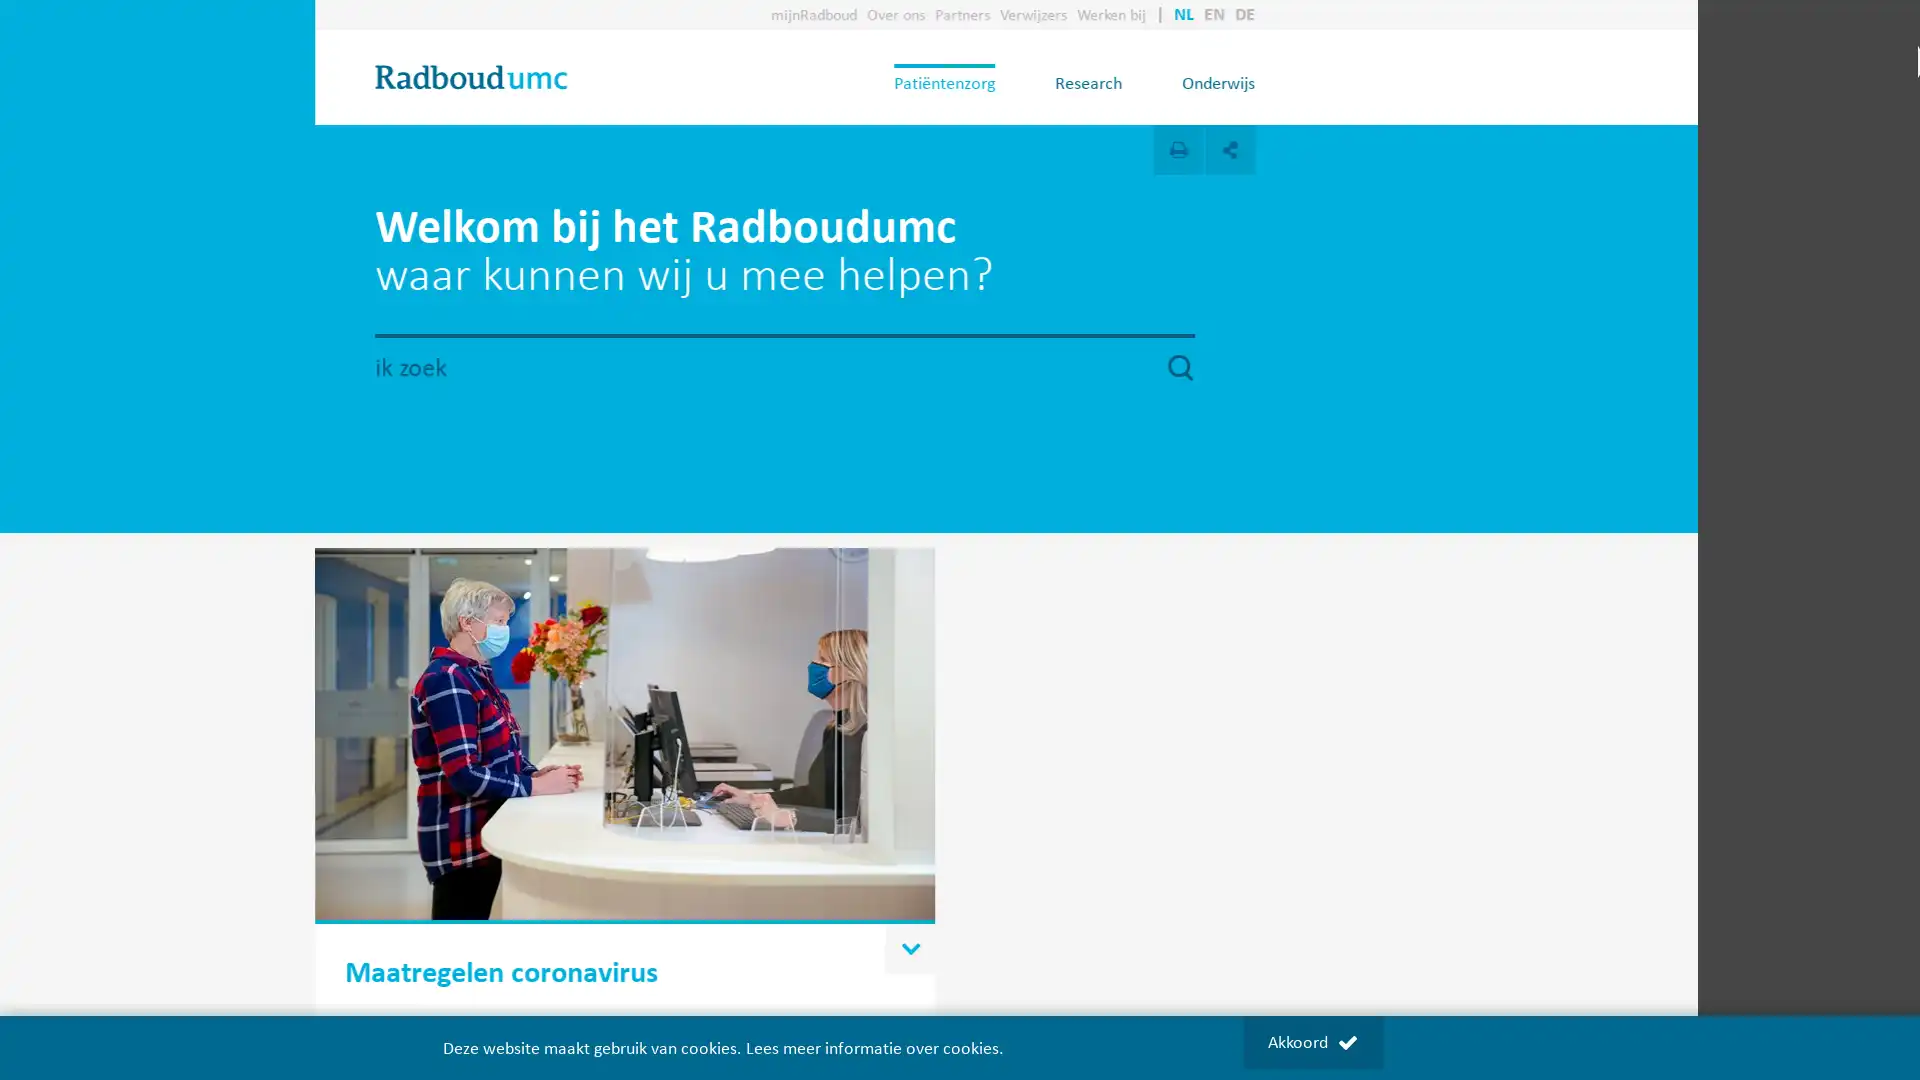 The image size is (1920, 1080). I want to click on D ga terug naar vorige stap, so click(1252, 130).